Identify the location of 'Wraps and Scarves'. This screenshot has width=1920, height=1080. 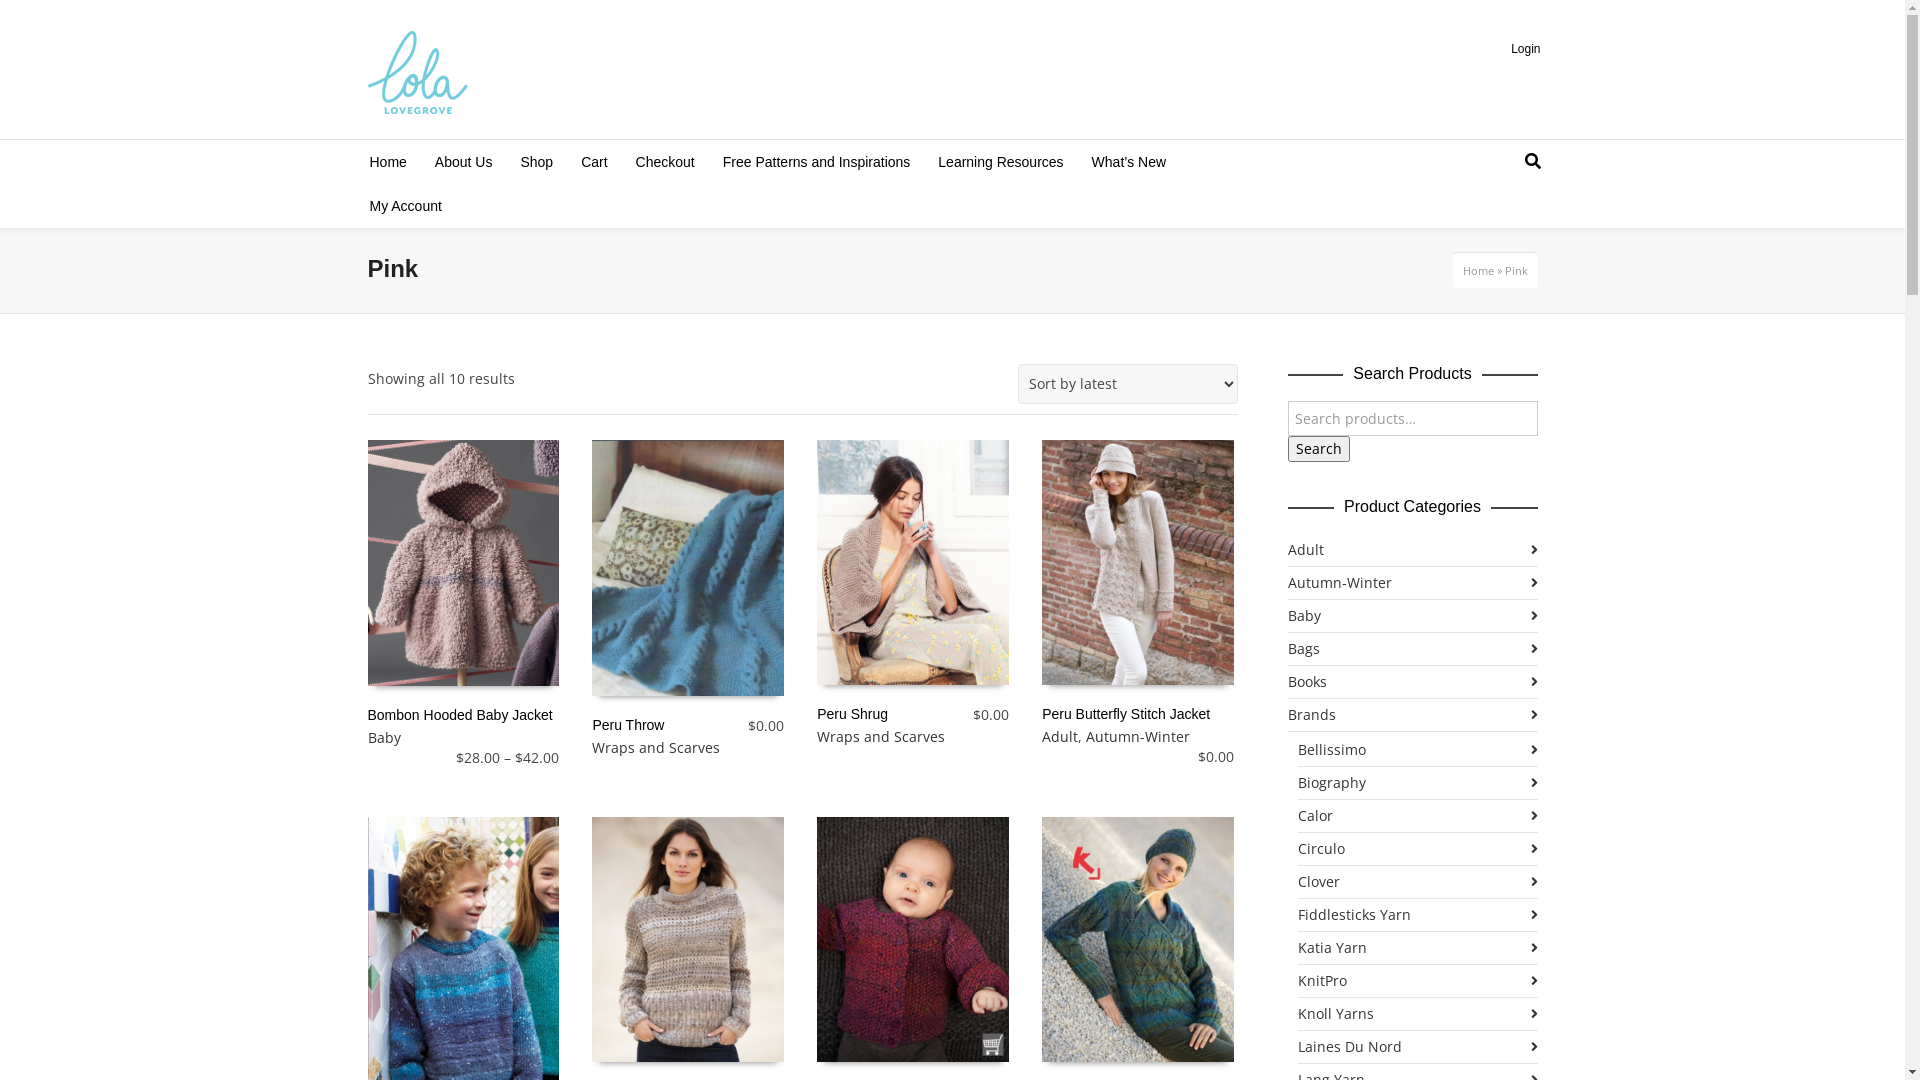
(656, 747).